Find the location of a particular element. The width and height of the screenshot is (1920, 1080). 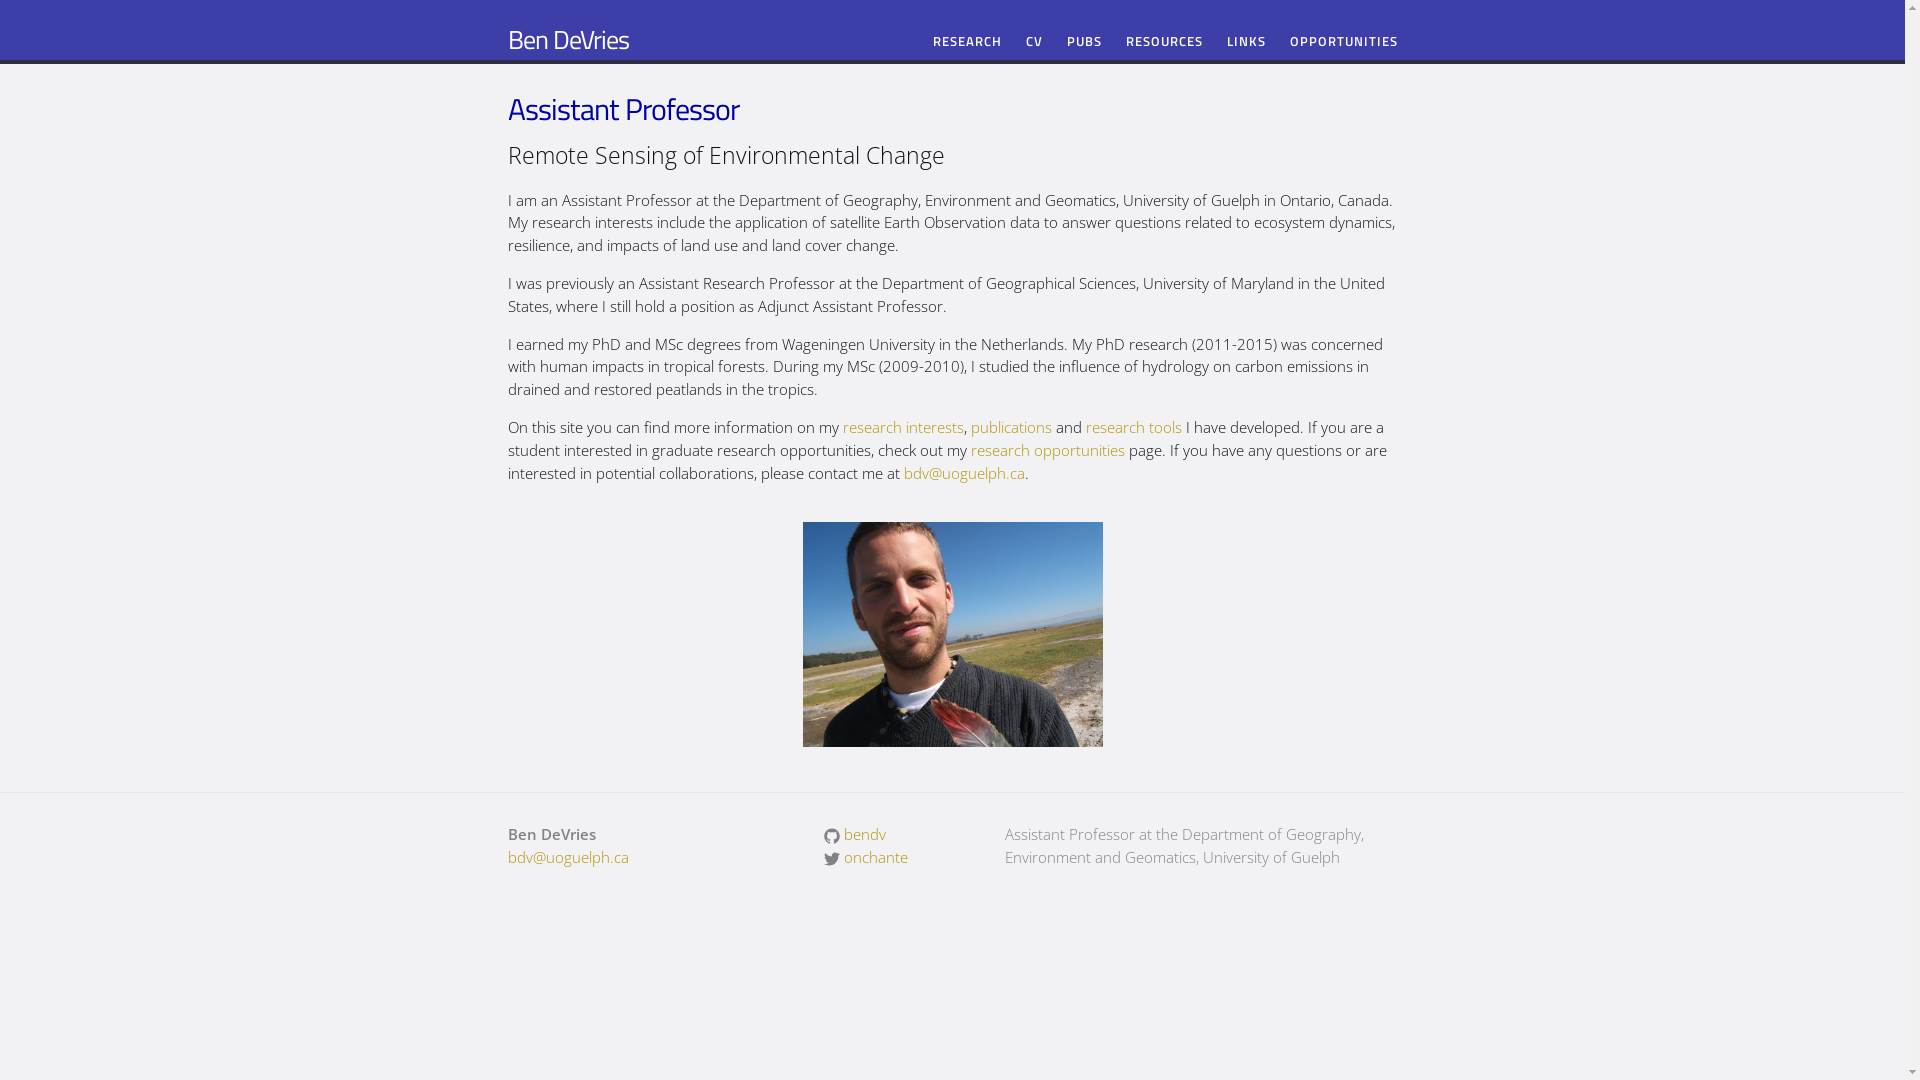

'research opportunities' is located at coordinates (1045, 450).